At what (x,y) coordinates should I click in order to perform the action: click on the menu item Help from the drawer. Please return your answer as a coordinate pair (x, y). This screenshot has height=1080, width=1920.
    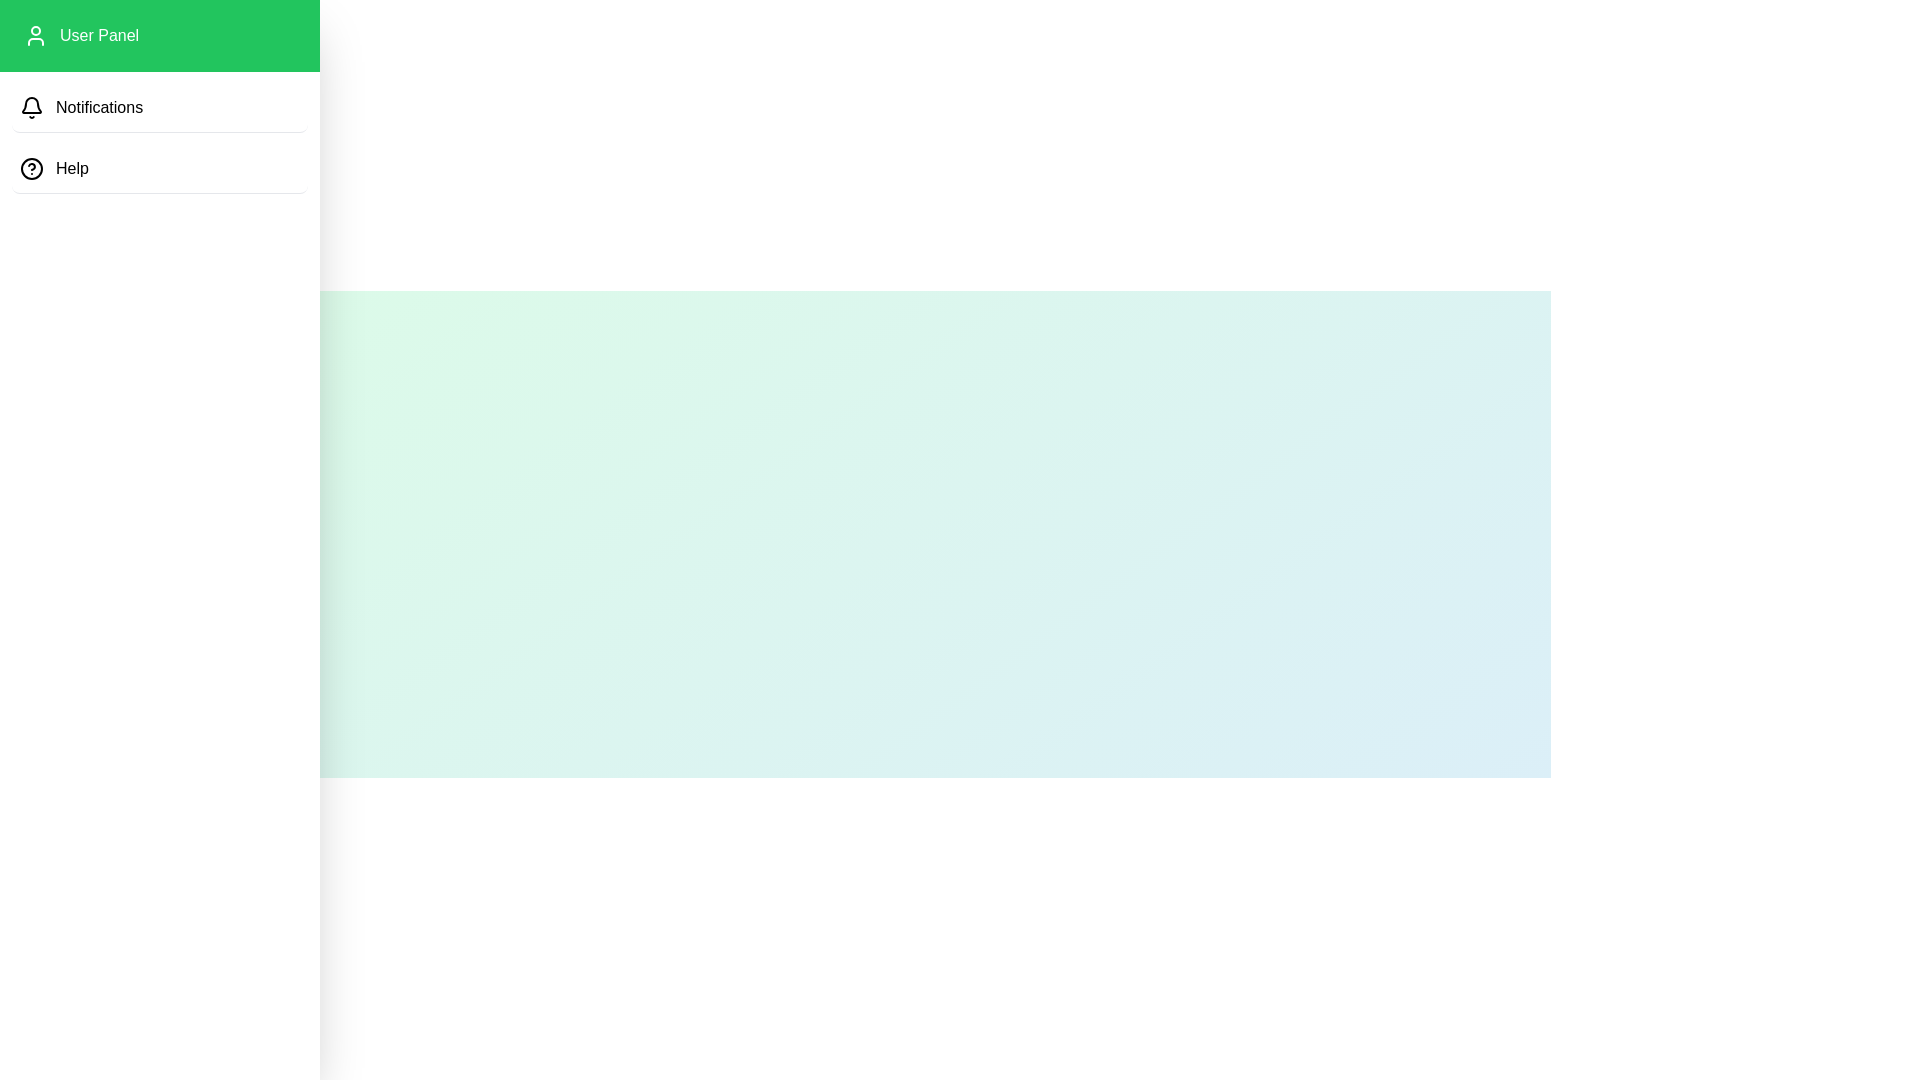
    Looking at the image, I should click on (158, 168).